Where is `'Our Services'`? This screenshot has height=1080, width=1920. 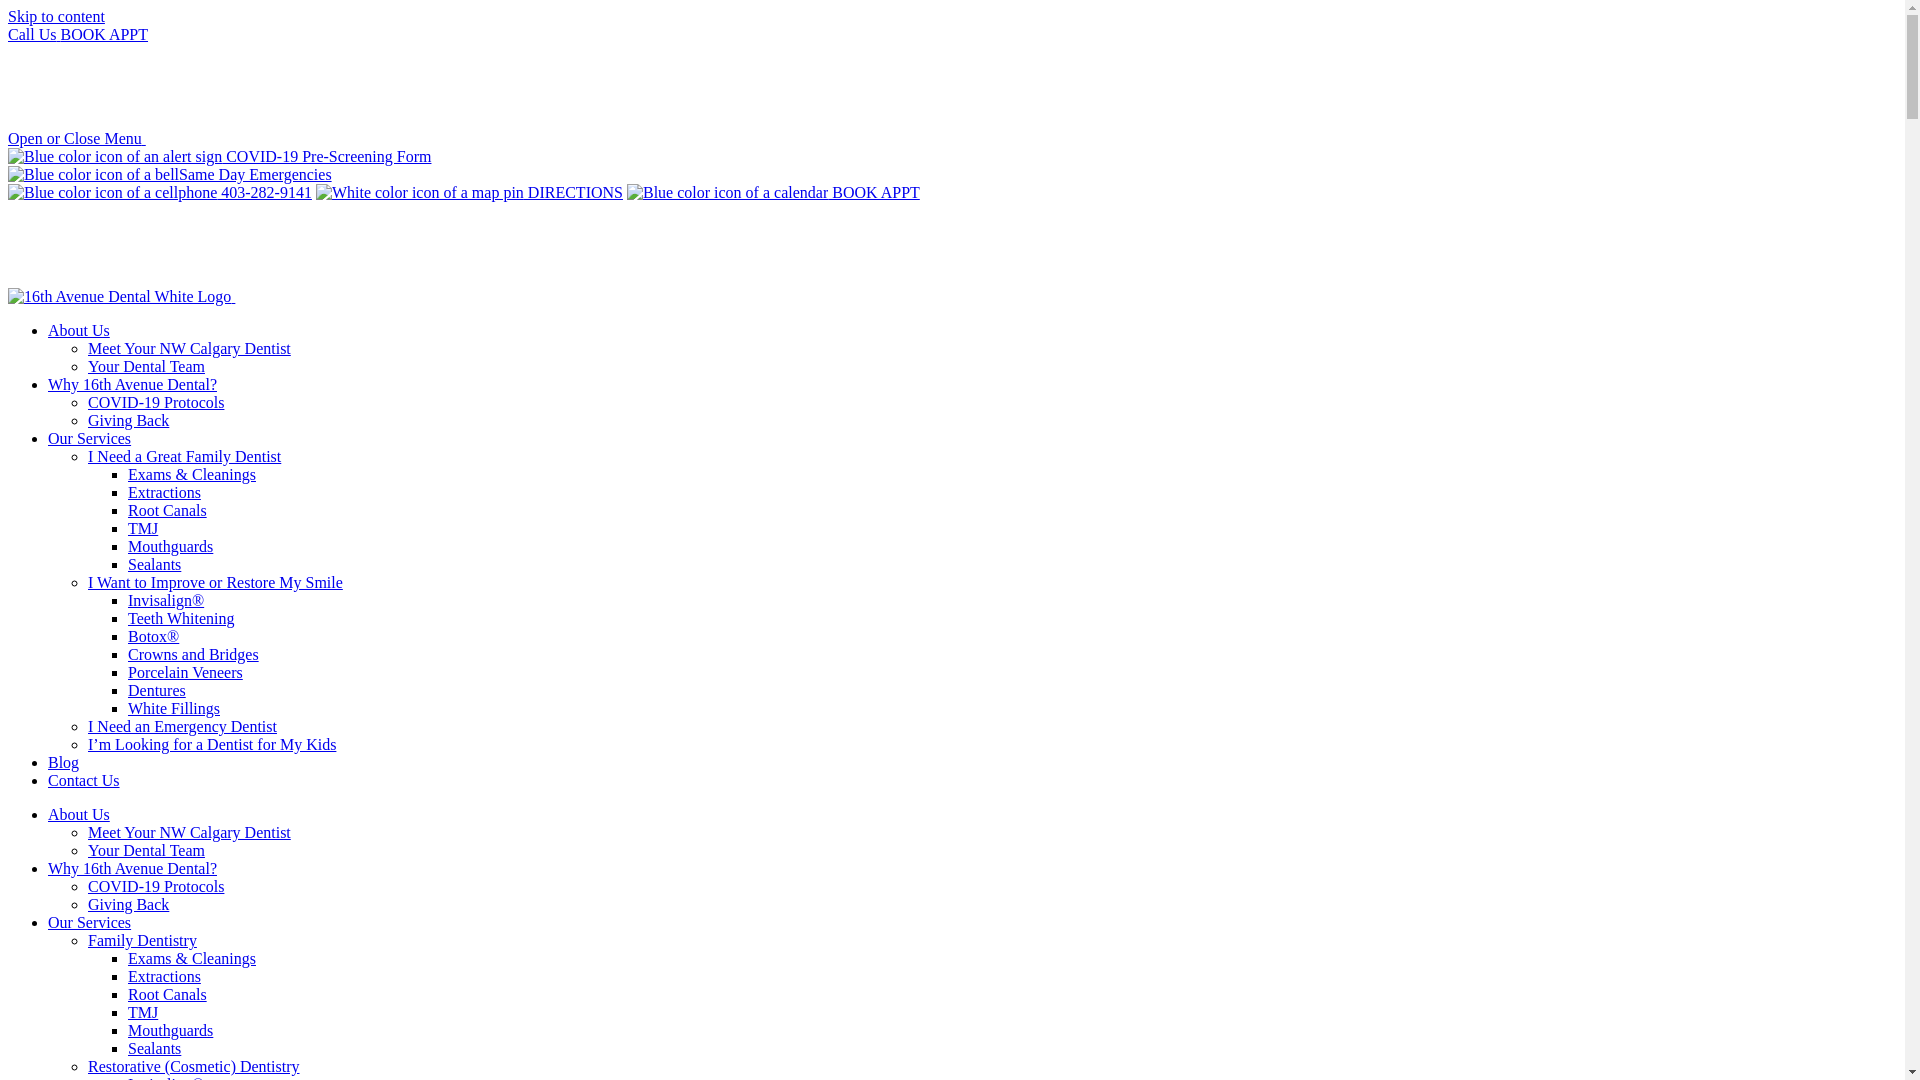
'Our Services' is located at coordinates (48, 922).